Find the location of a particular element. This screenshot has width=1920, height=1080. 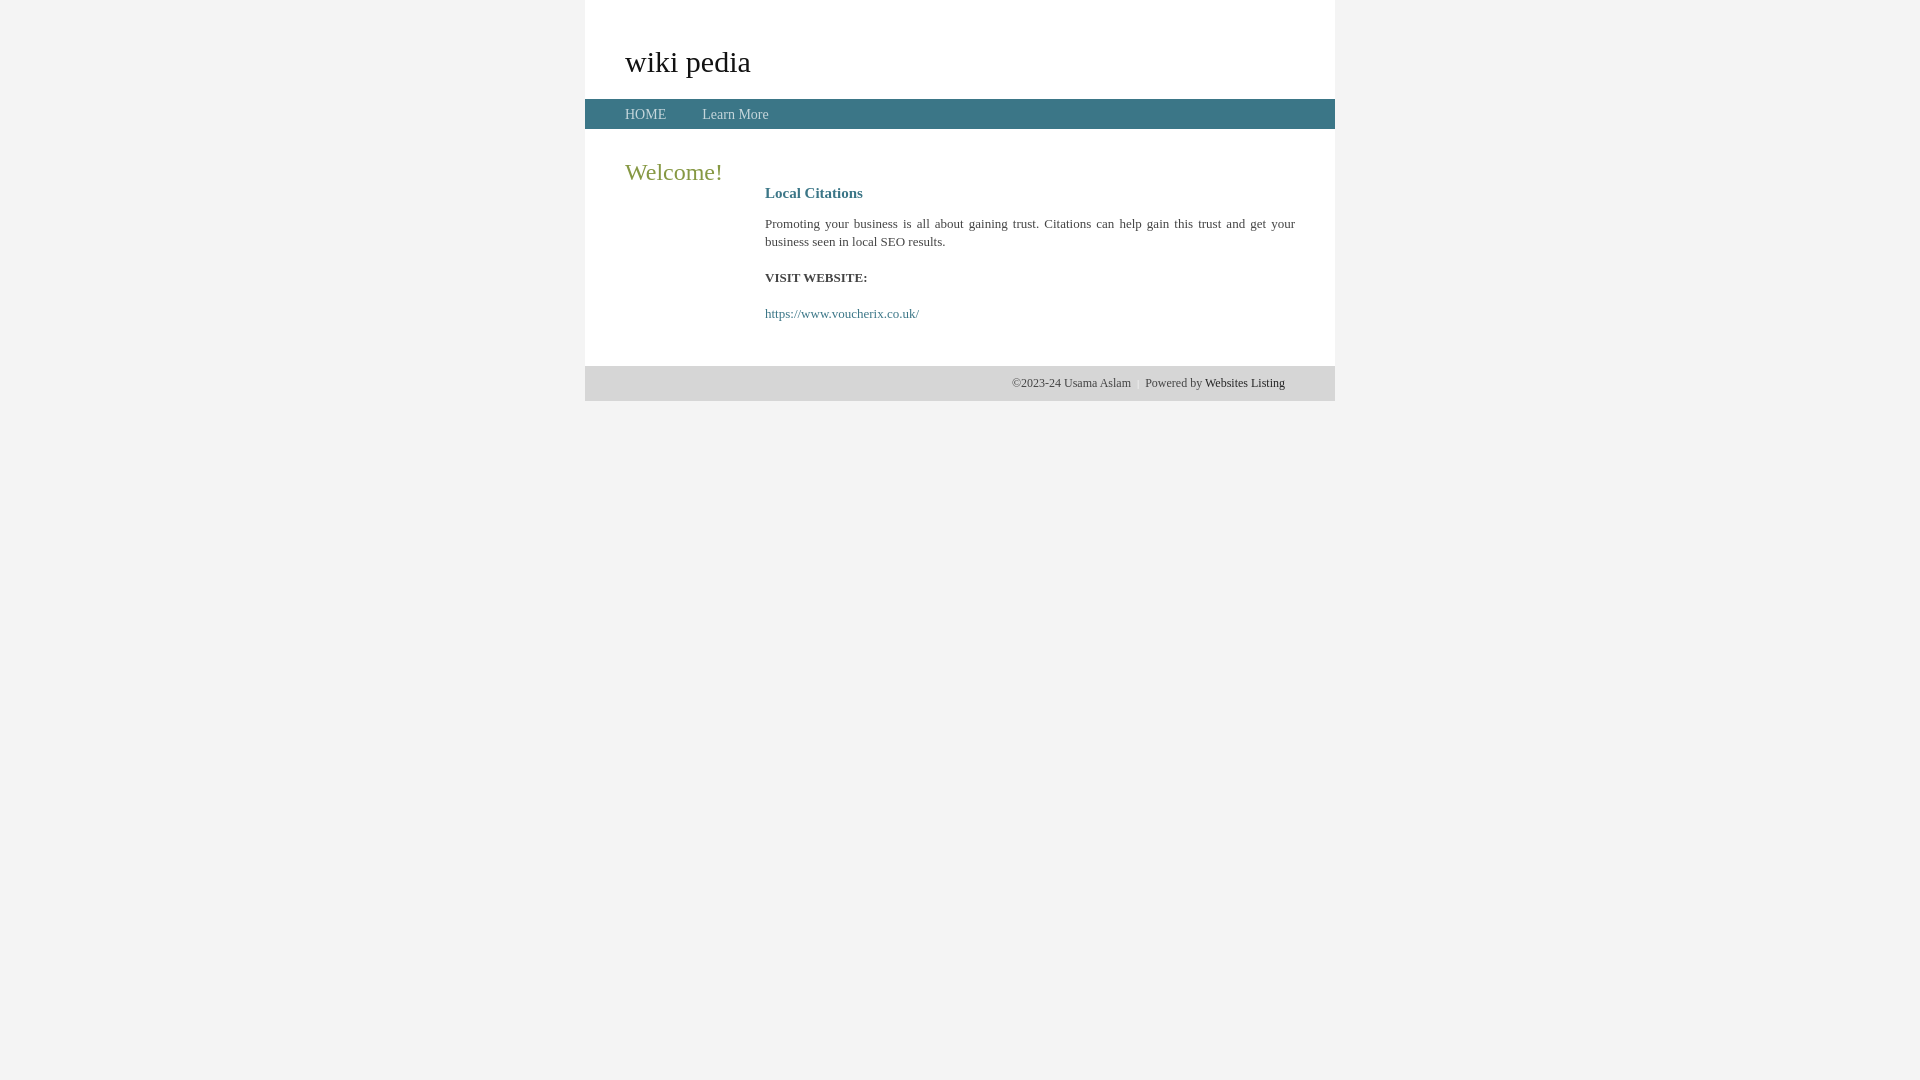

'https://www.voucherix.co.uk/' is located at coordinates (841, 313).